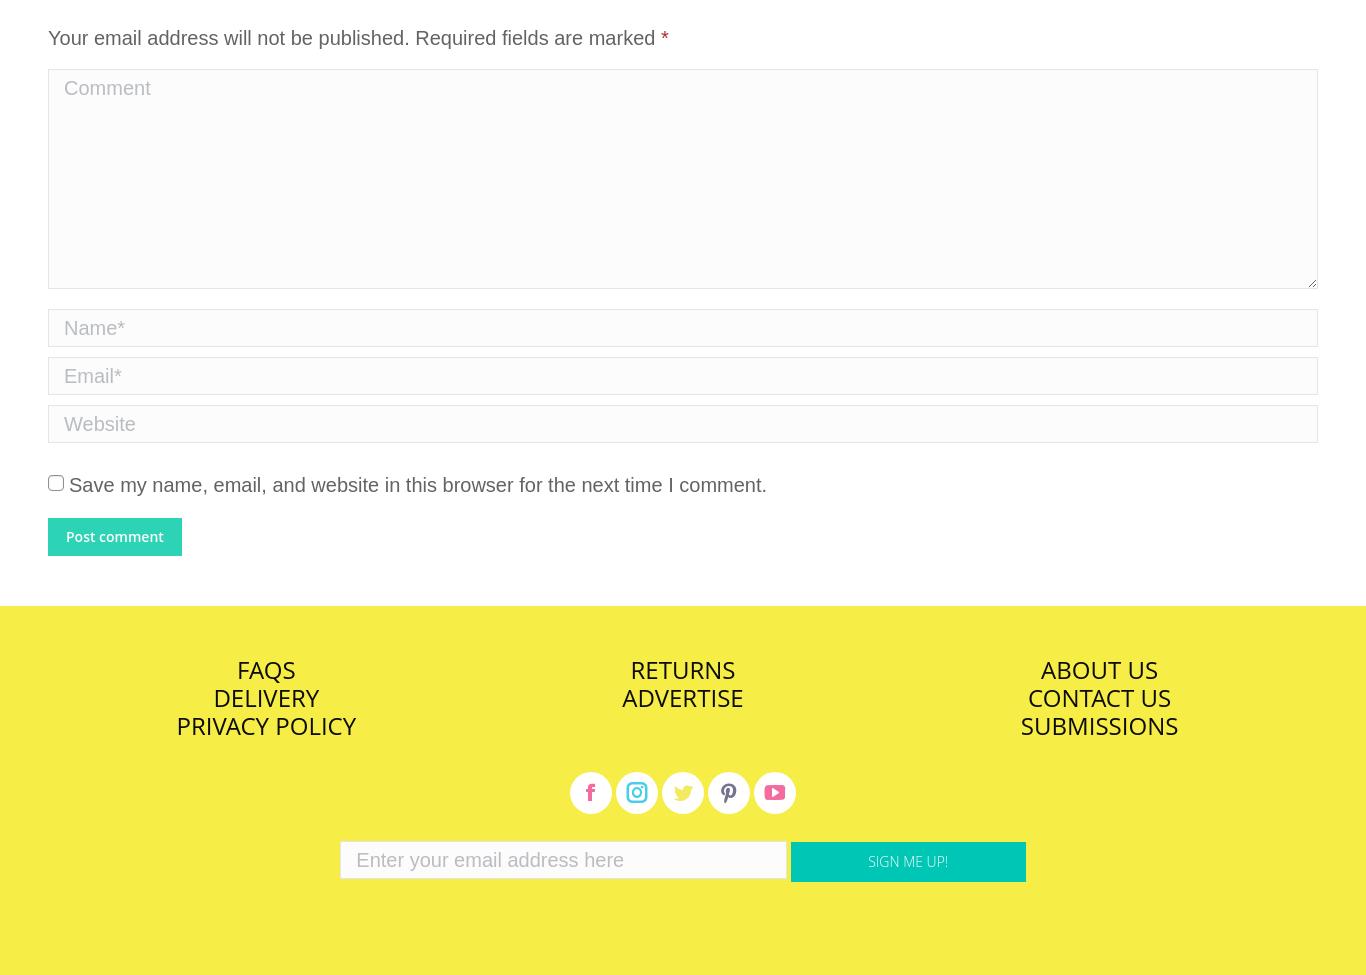  Describe the element at coordinates (114, 535) in the screenshot. I see `'Post comment'` at that location.